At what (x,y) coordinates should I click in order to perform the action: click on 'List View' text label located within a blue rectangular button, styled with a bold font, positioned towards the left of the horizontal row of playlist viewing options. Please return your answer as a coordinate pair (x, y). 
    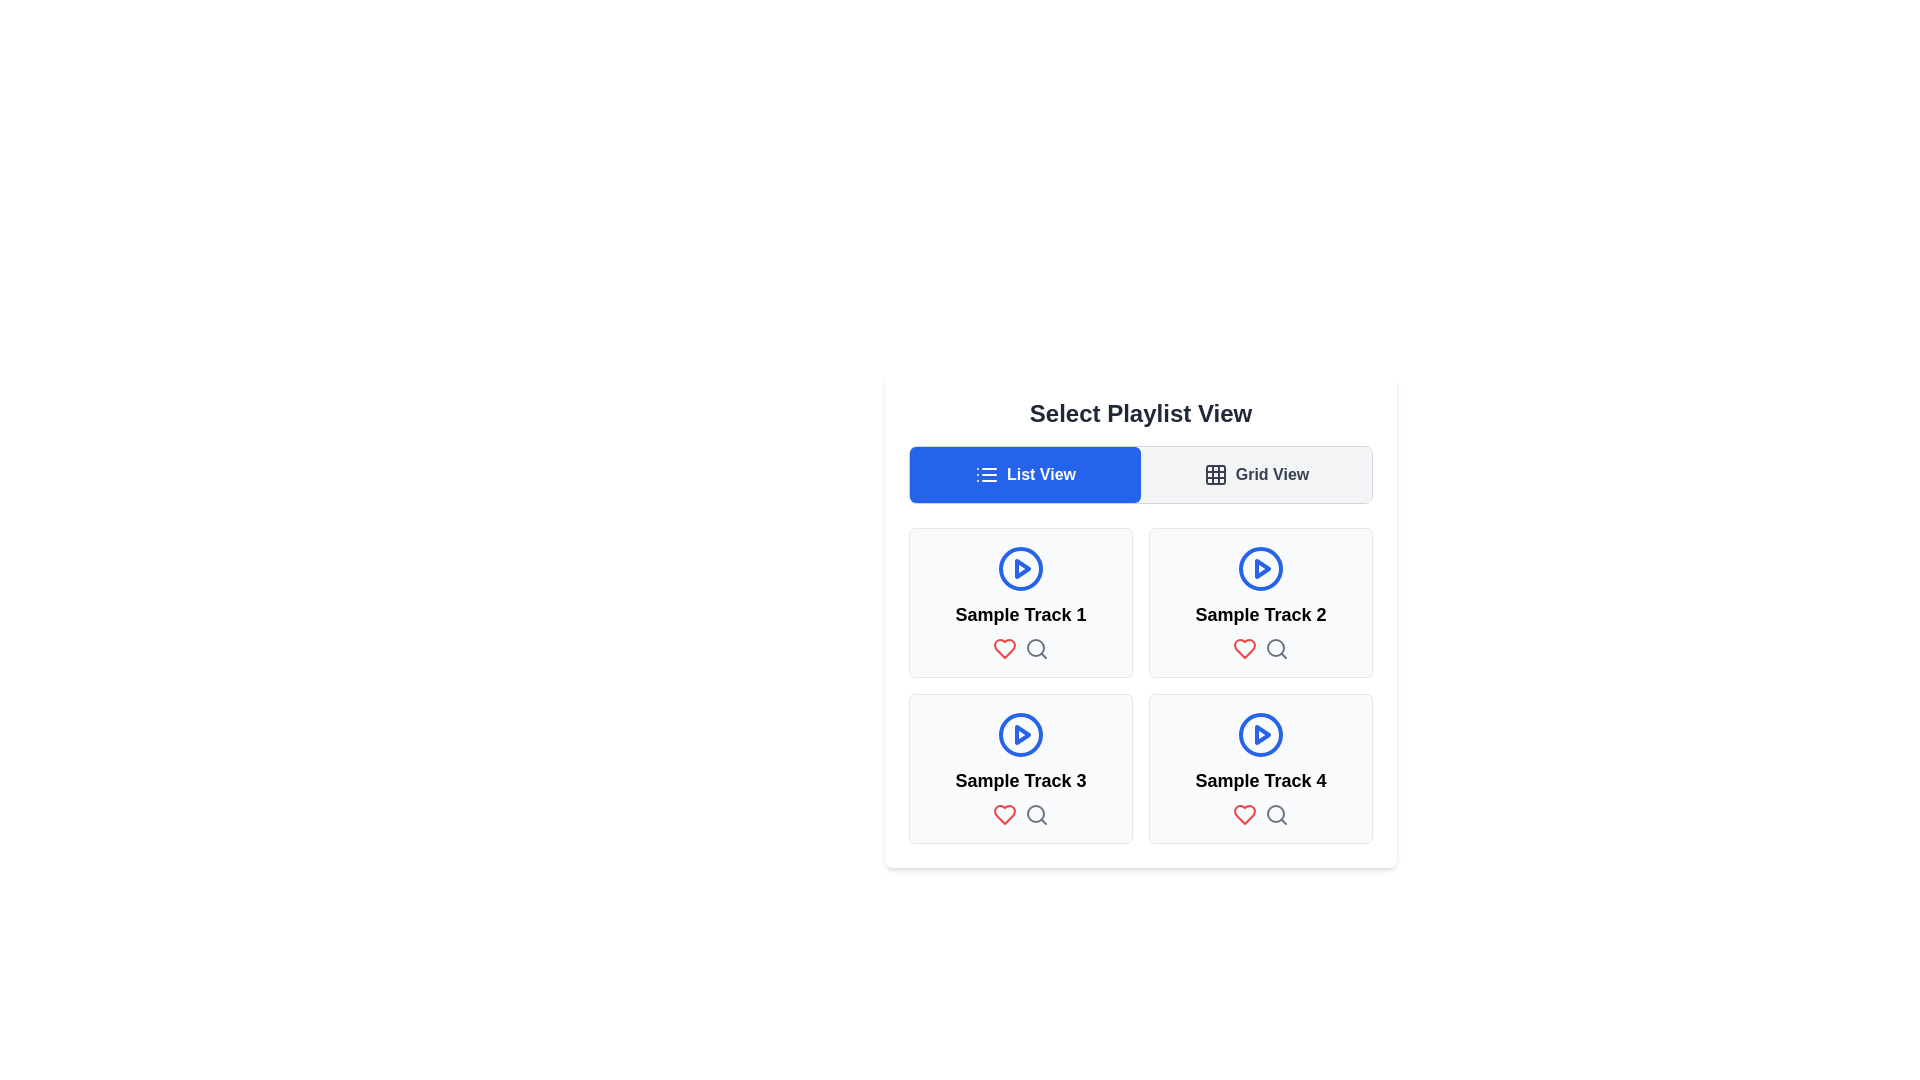
    Looking at the image, I should click on (1040, 474).